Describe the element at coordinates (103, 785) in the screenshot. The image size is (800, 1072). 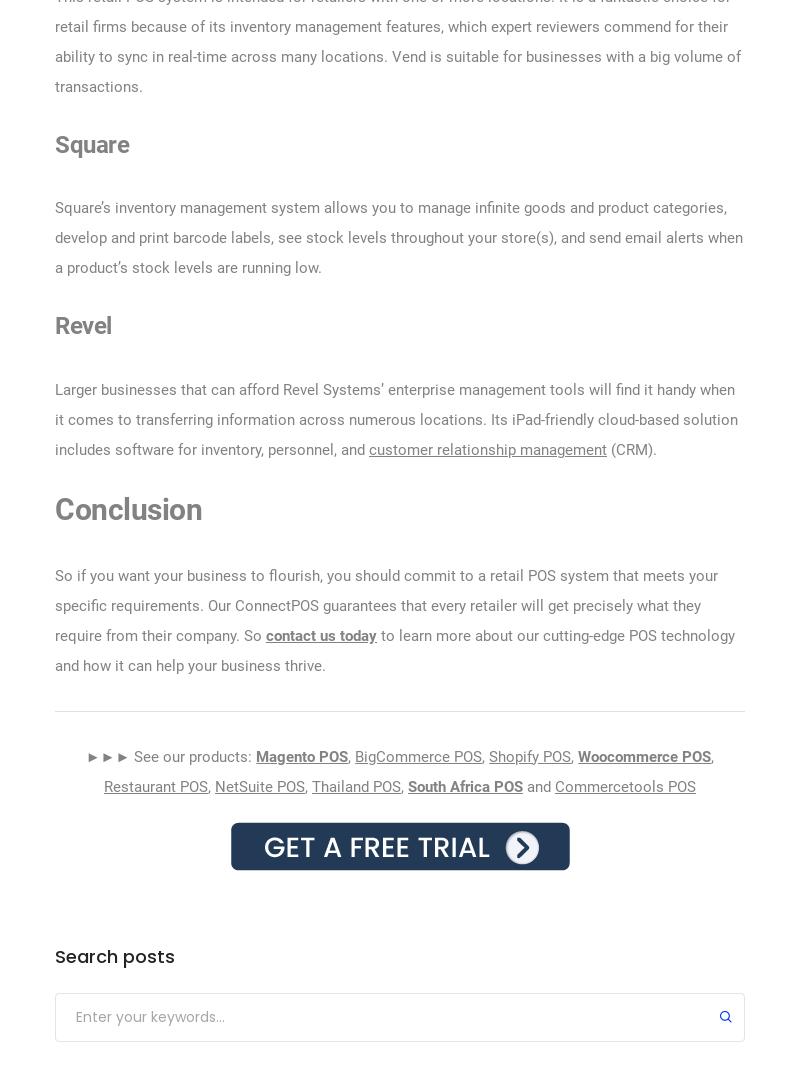
I see `'Restaurant POS'` at that location.